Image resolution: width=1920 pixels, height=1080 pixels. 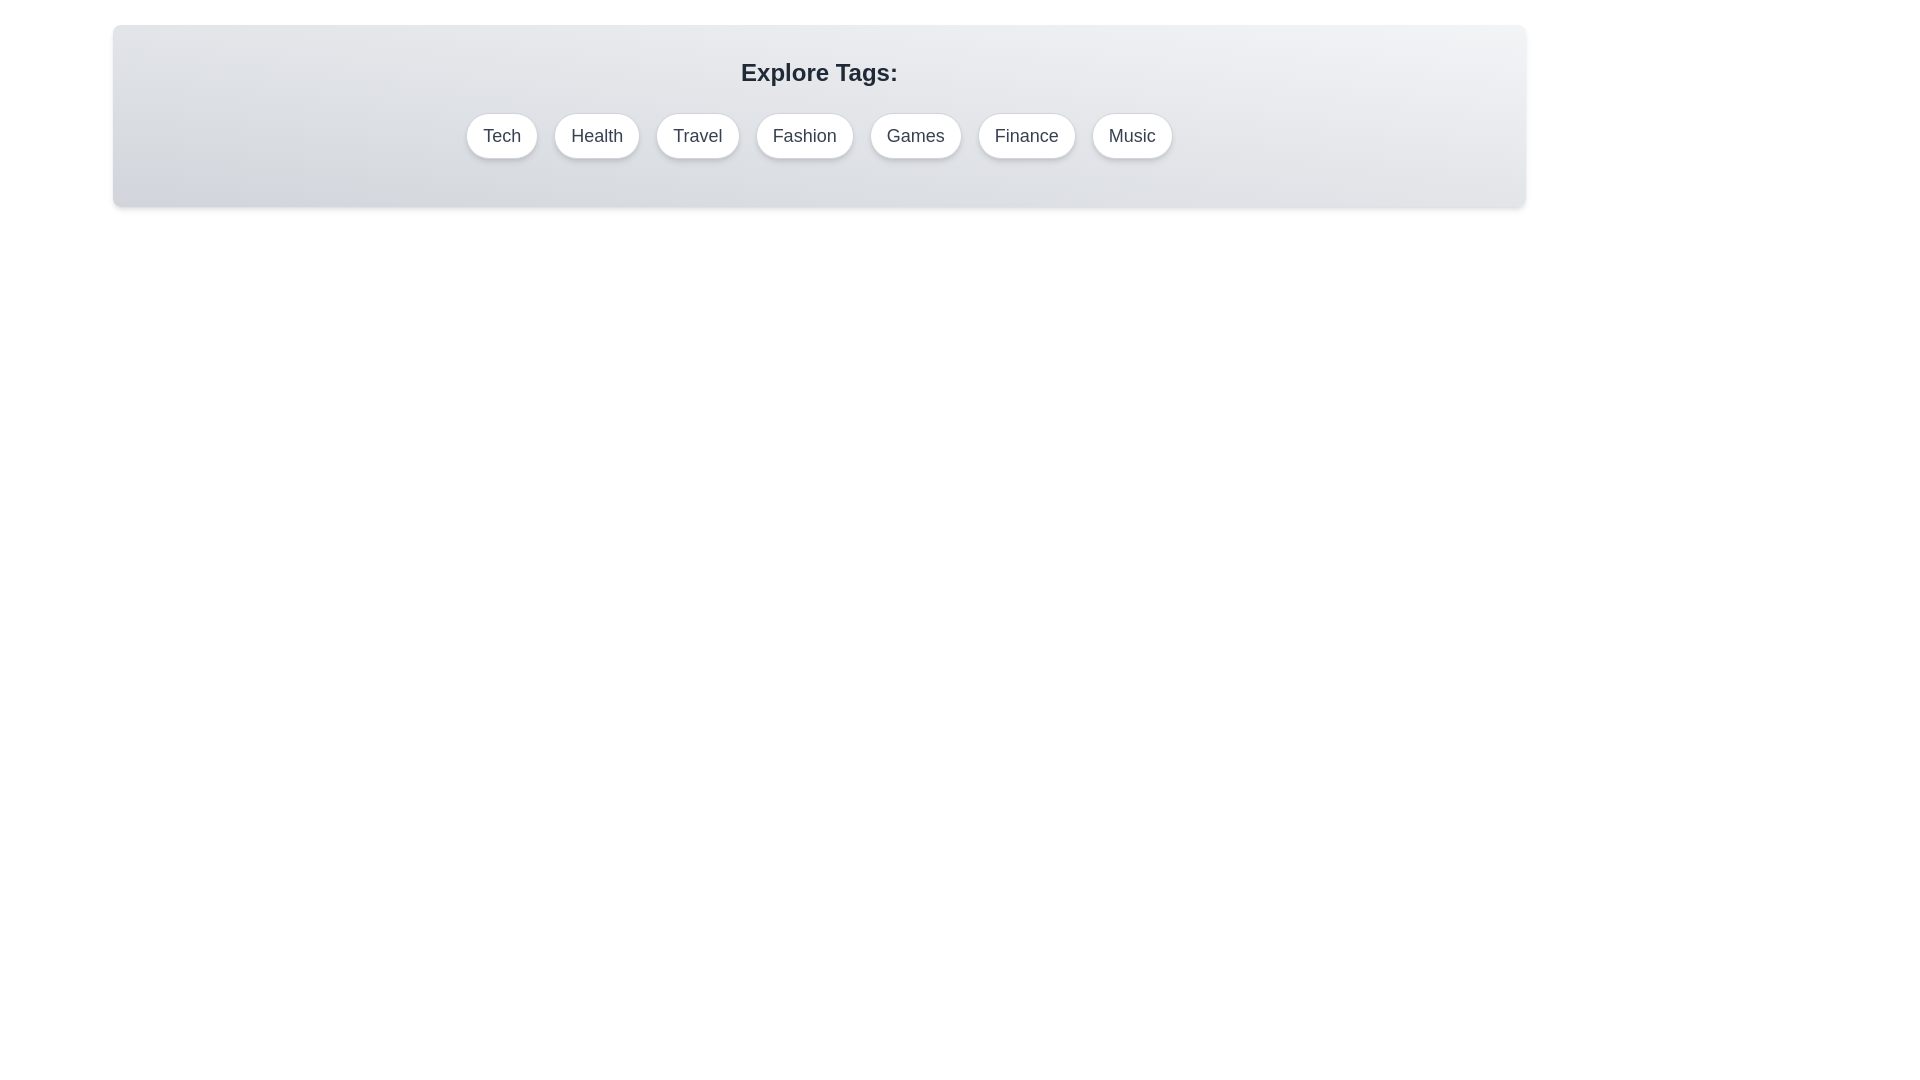 I want to click on the tag labeled Health to select it, so click(x=595, y=135).